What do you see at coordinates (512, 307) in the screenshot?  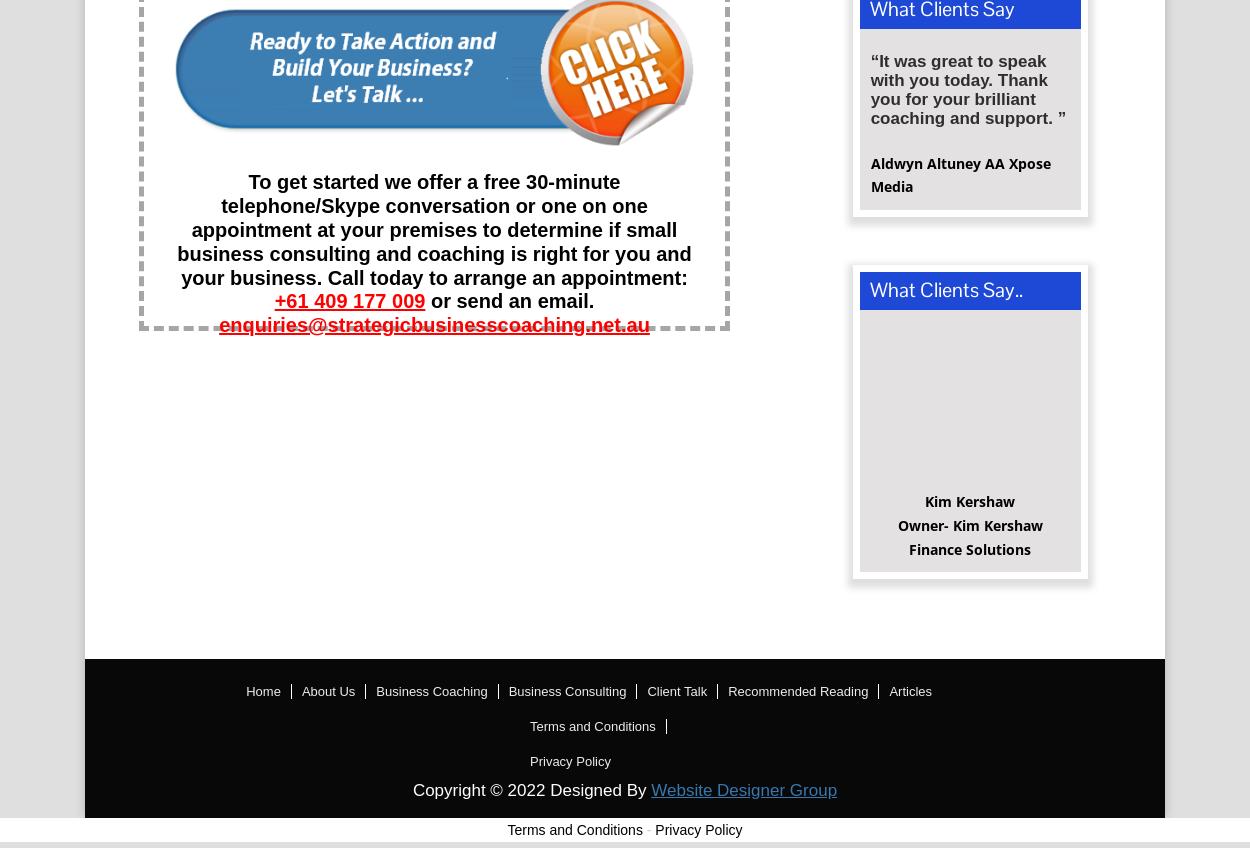 I see `'or send an email.'` at bounding box center [512, 307].